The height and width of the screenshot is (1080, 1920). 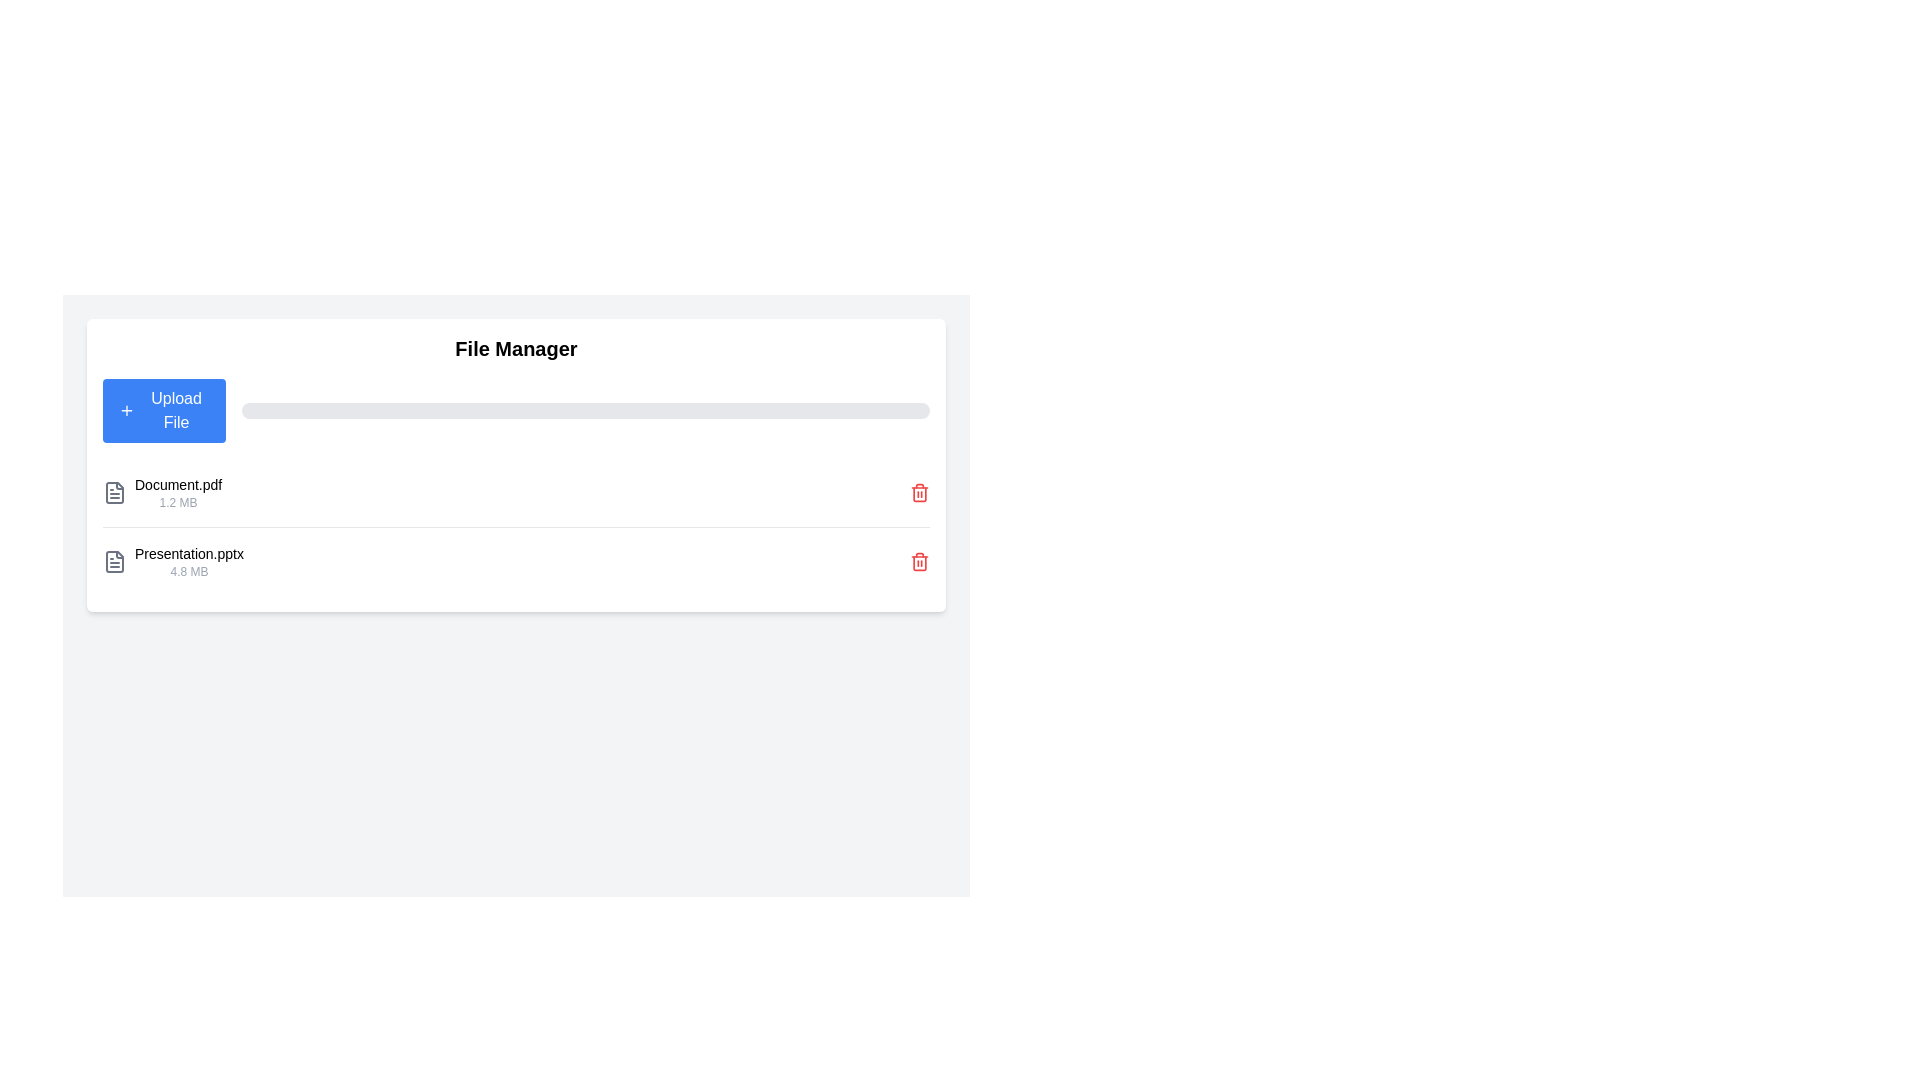 What do you see at coordinates (189, 554) in the screenshot?
I see `the text label displaying the file name for the associated file entry, located under the 'File Manager' header and above the file size information, specifically the second item listed below 'Document.pdf'` at bounding box center [189, 554].